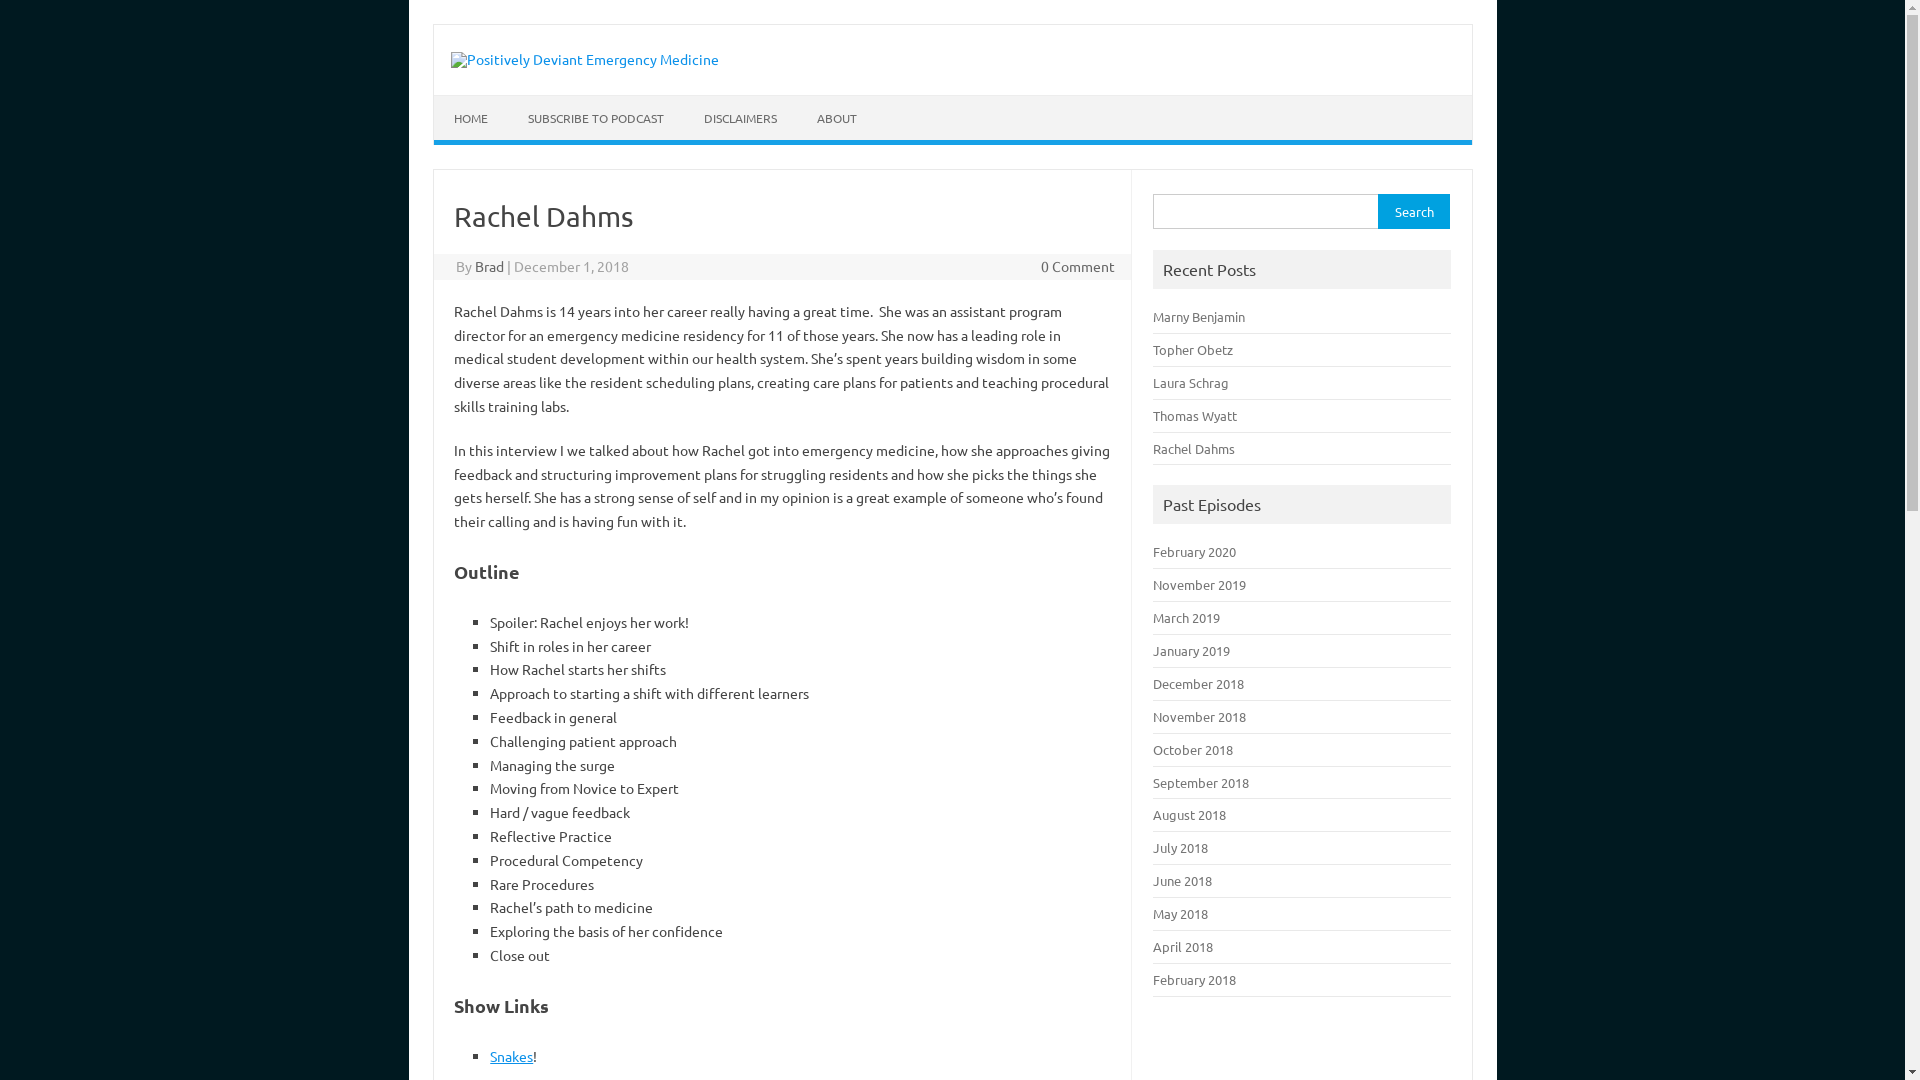  Describe the element at coordinates (1190, 382) in the screenshot. I see `'Laura Schrag'` at that location.